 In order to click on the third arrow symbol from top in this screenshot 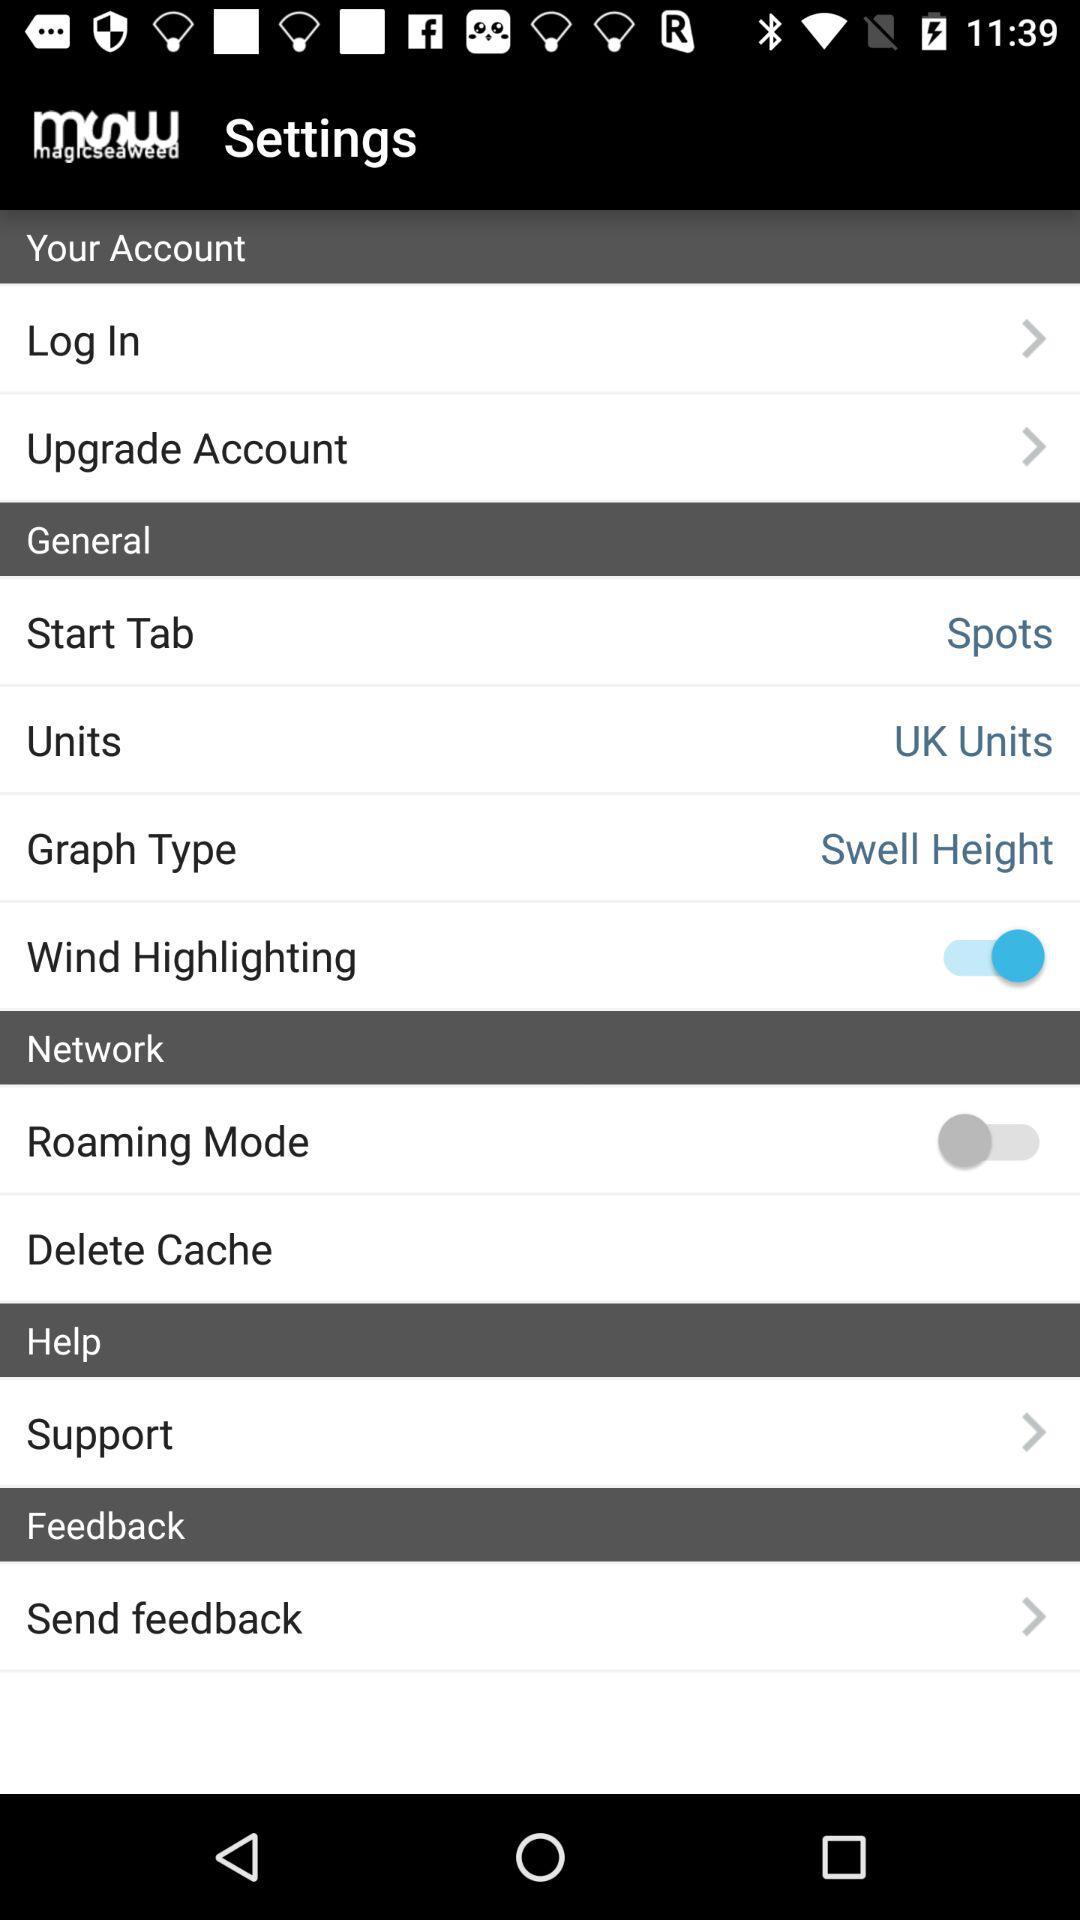, I will do `click(1033, 1430)`.